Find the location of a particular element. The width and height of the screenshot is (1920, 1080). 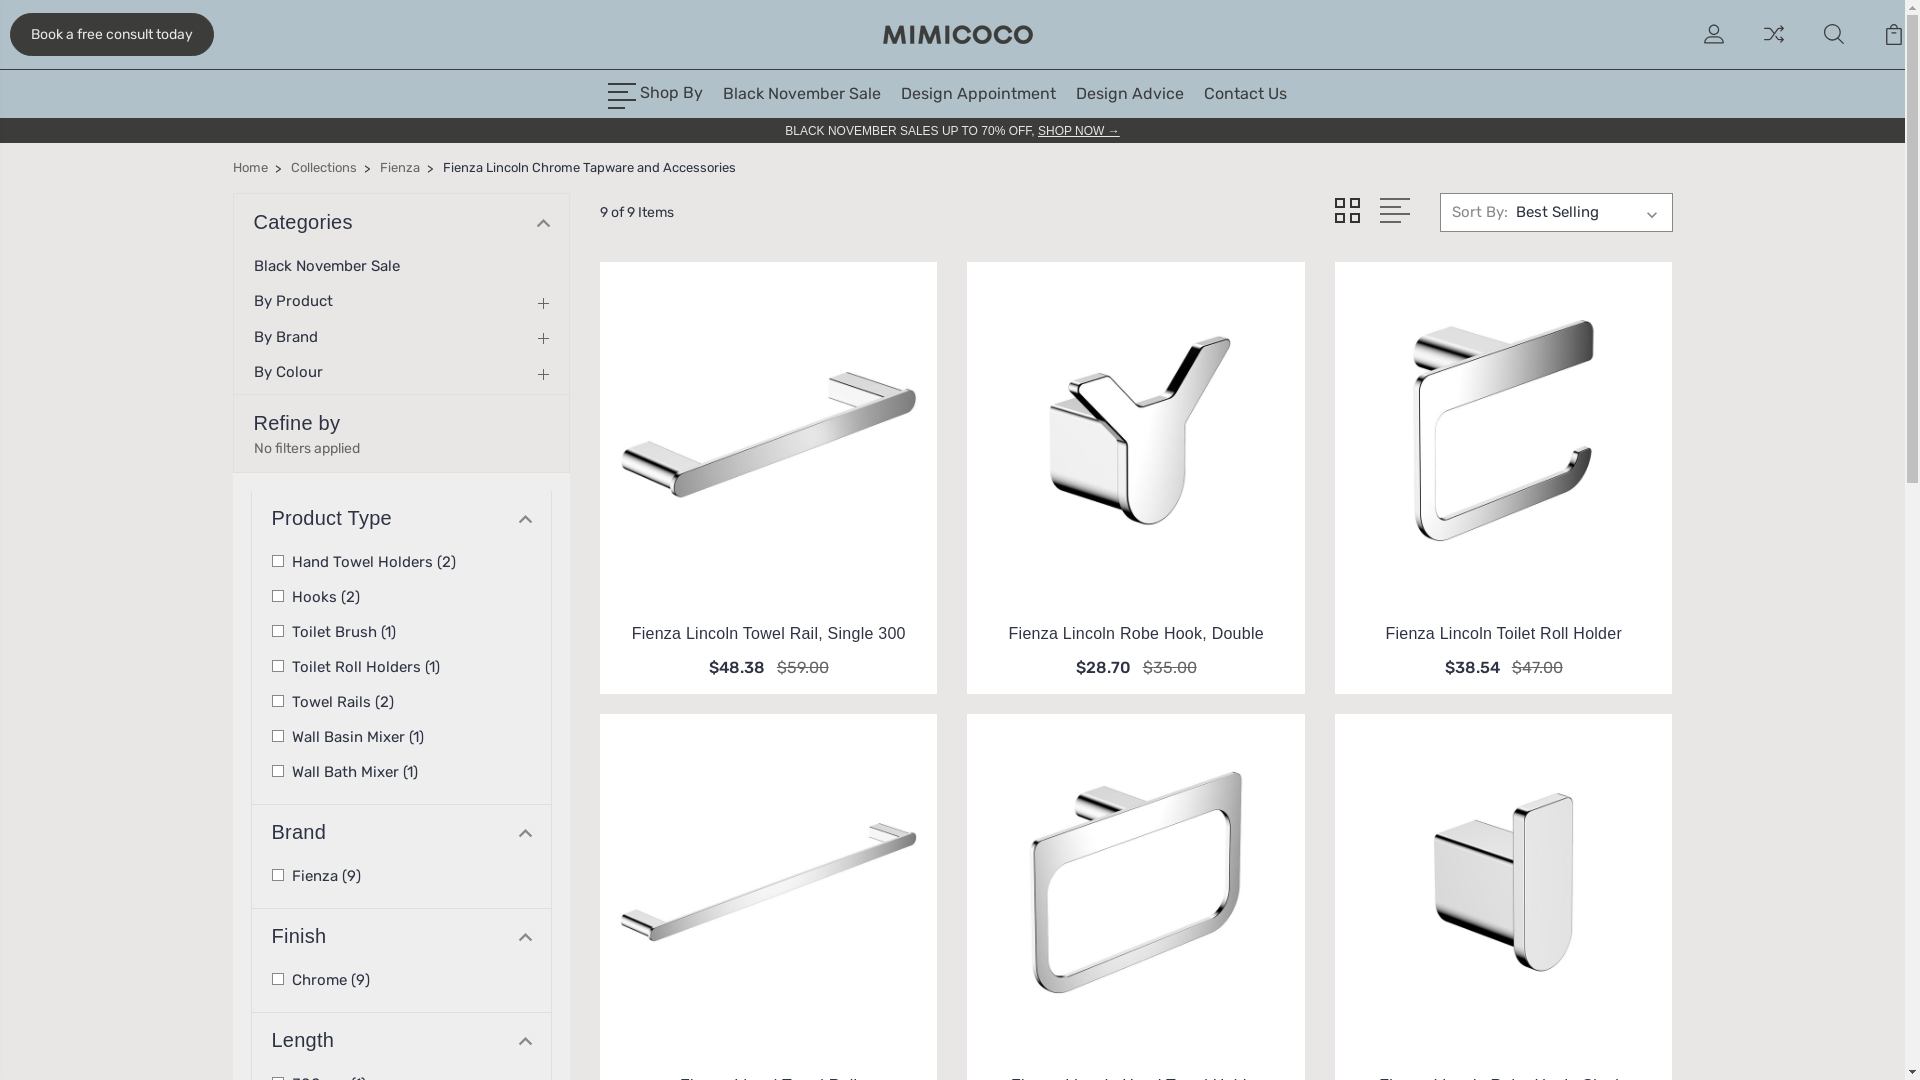

'Wall Bath Mixer (1)' is located at coordinates (271, 770).